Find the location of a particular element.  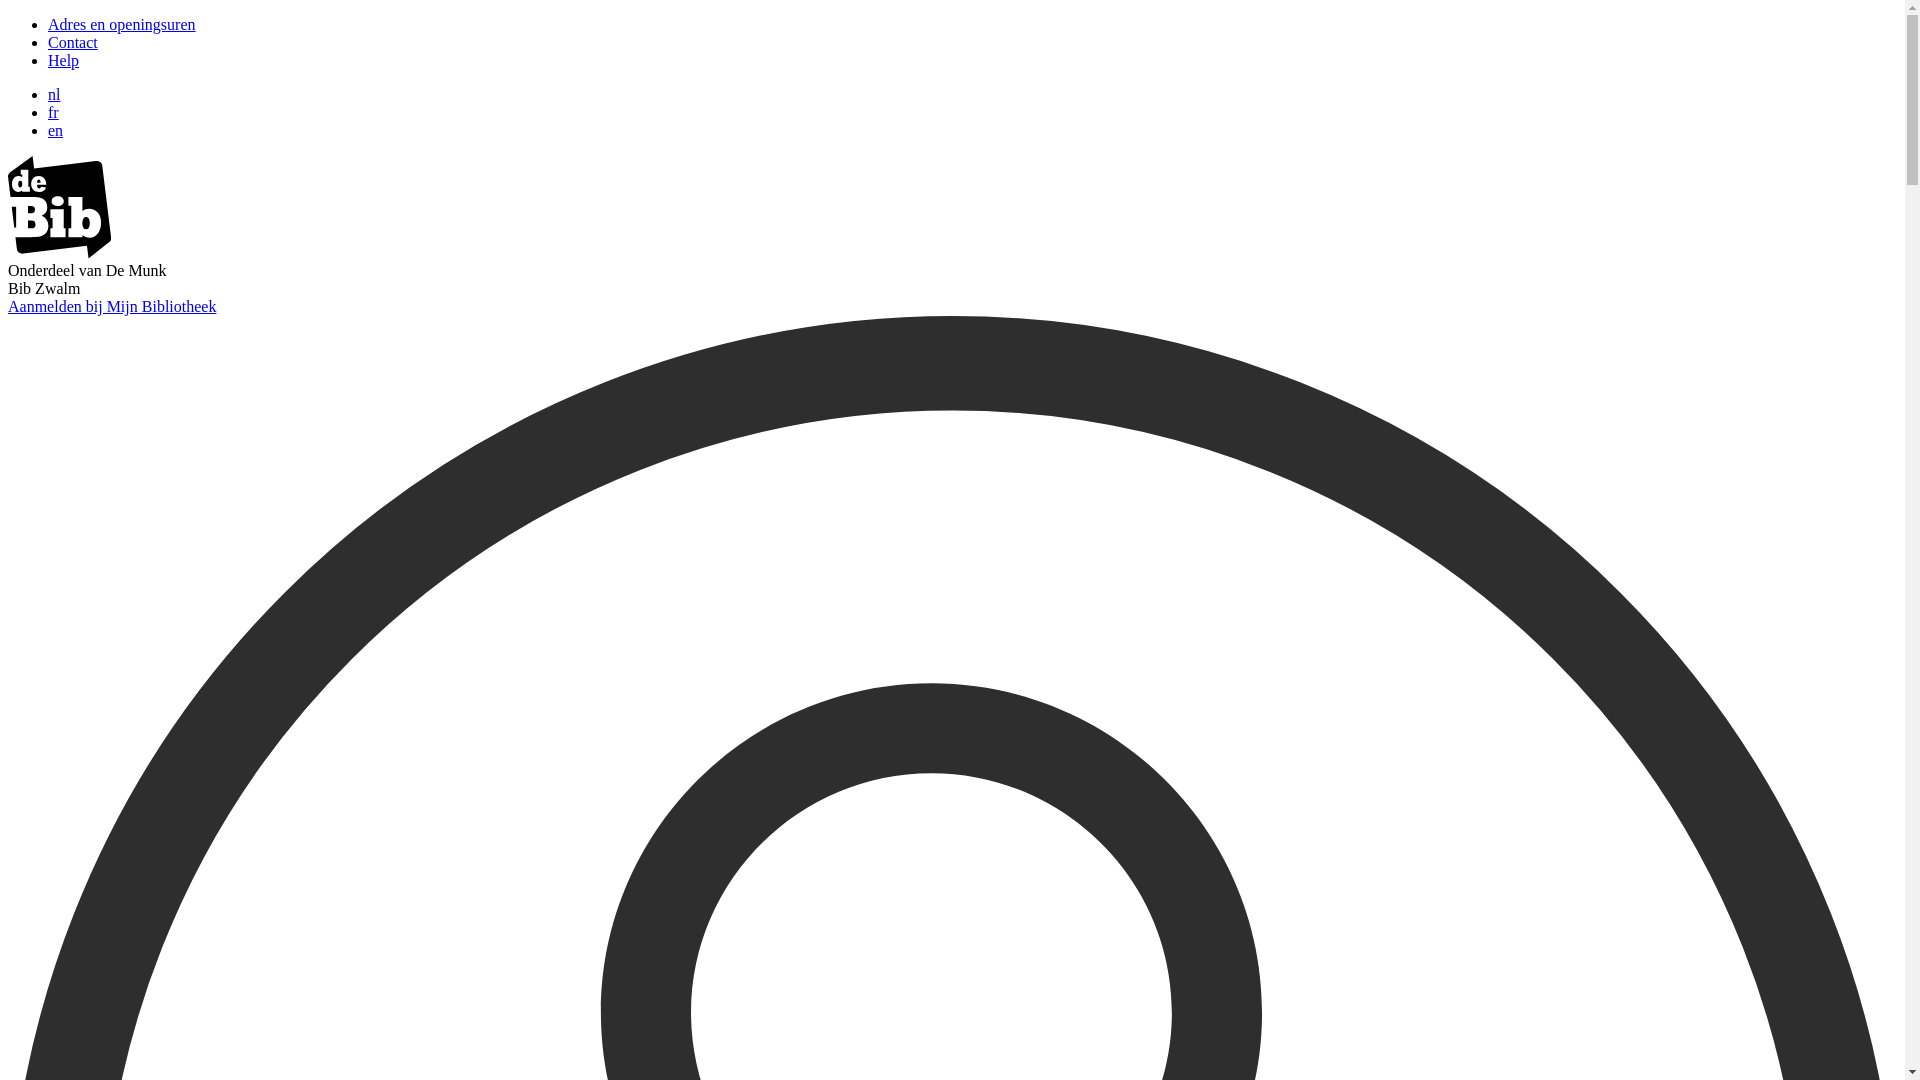

'Adres en openingsuren' is located at coordinates (120, 24).